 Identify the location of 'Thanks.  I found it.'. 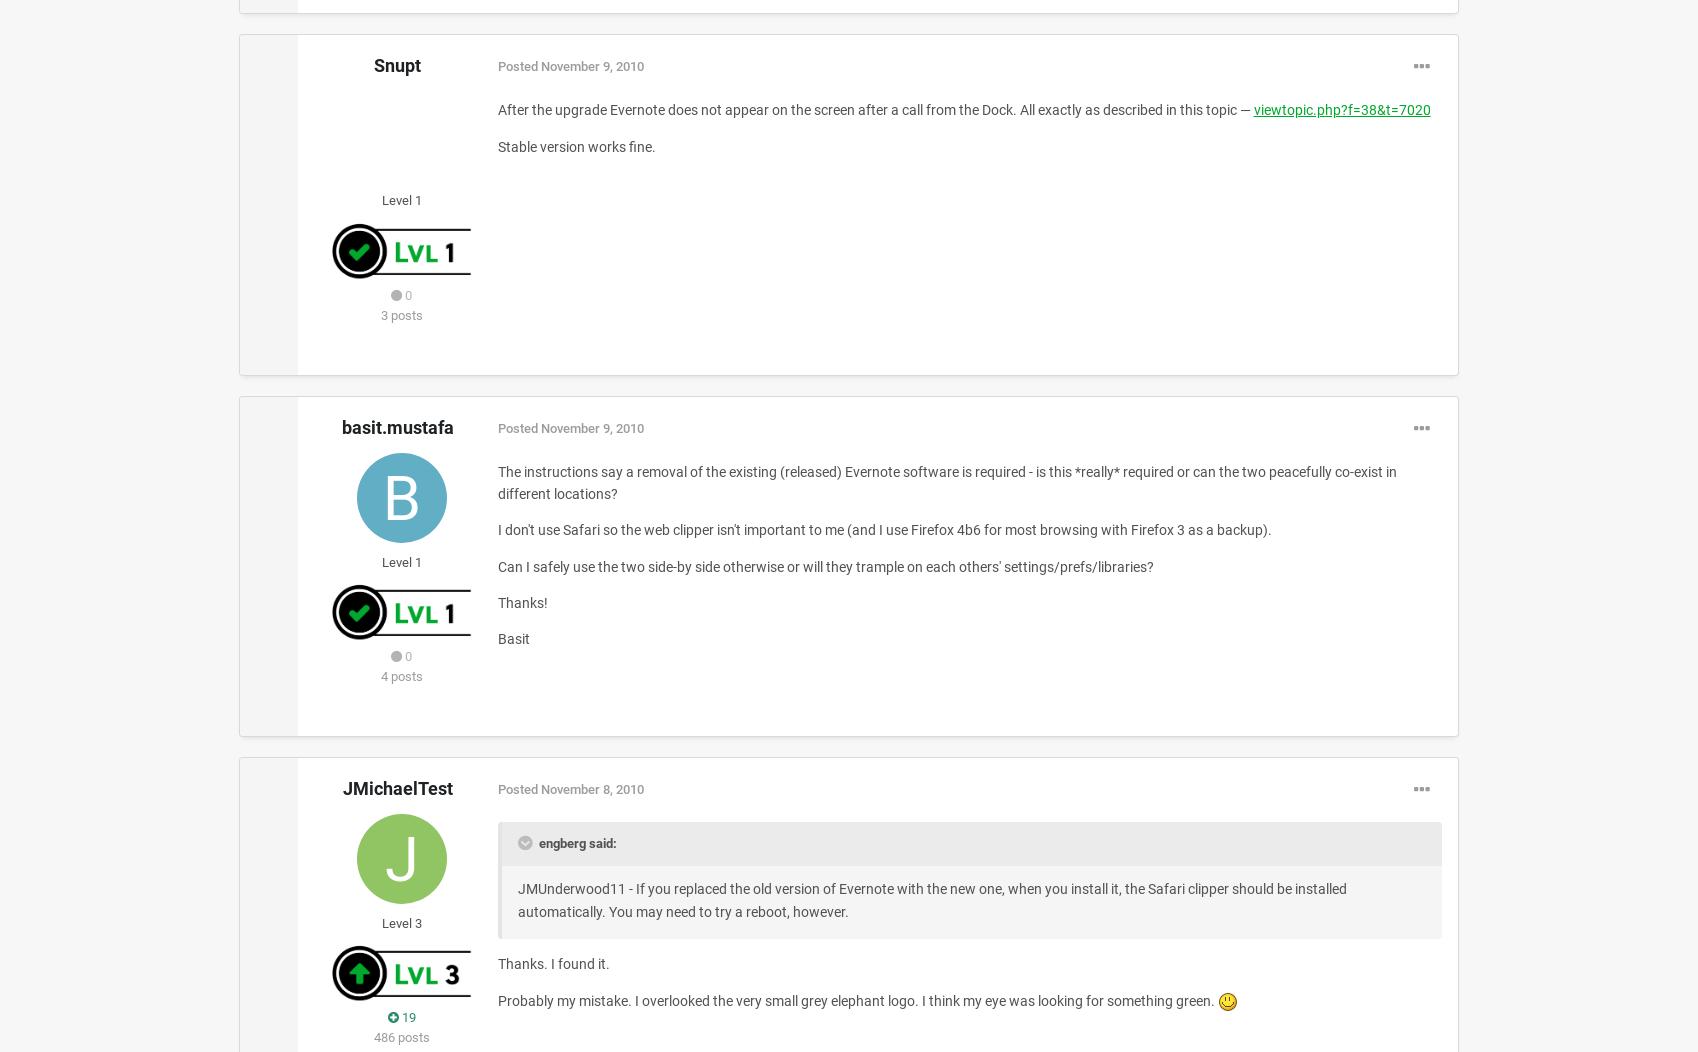
(496, 962).